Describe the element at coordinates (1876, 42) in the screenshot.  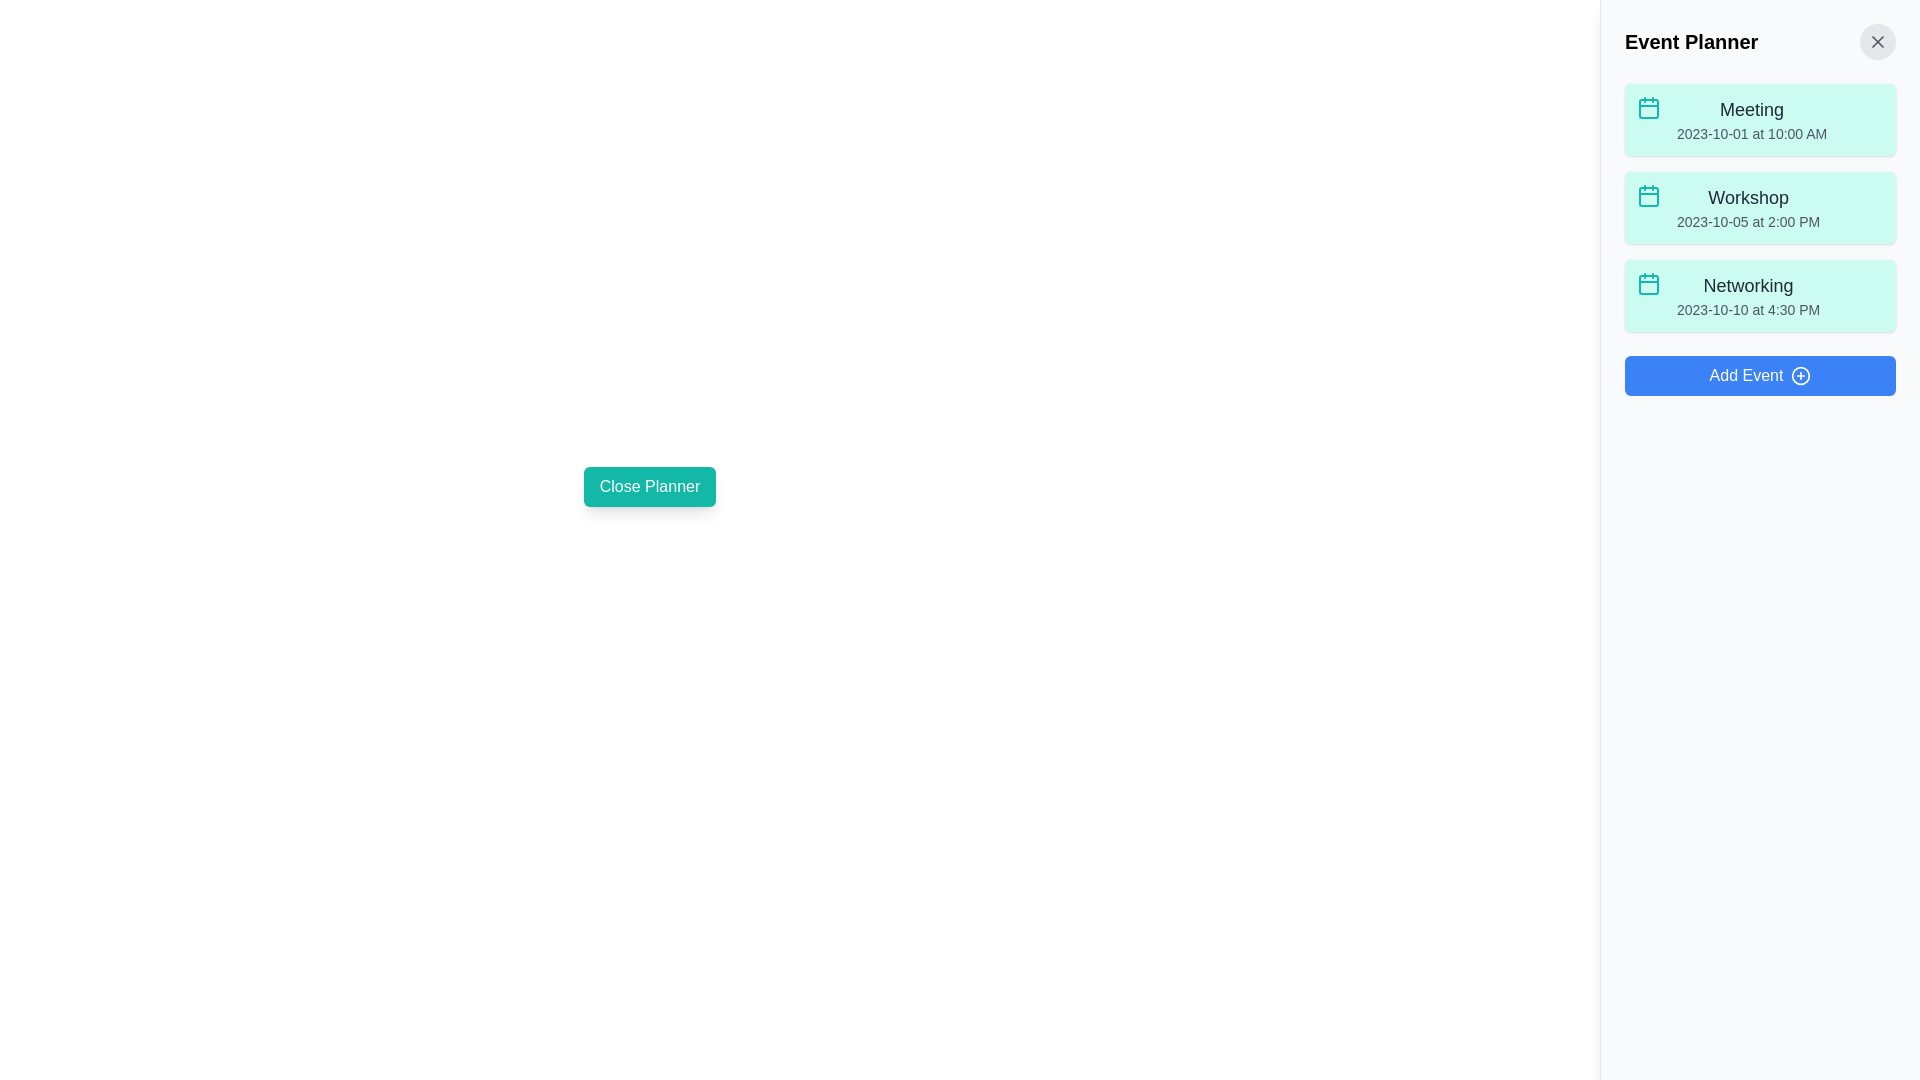
I see `the close button located at the top-right corner of the Event Planner section` at that location.